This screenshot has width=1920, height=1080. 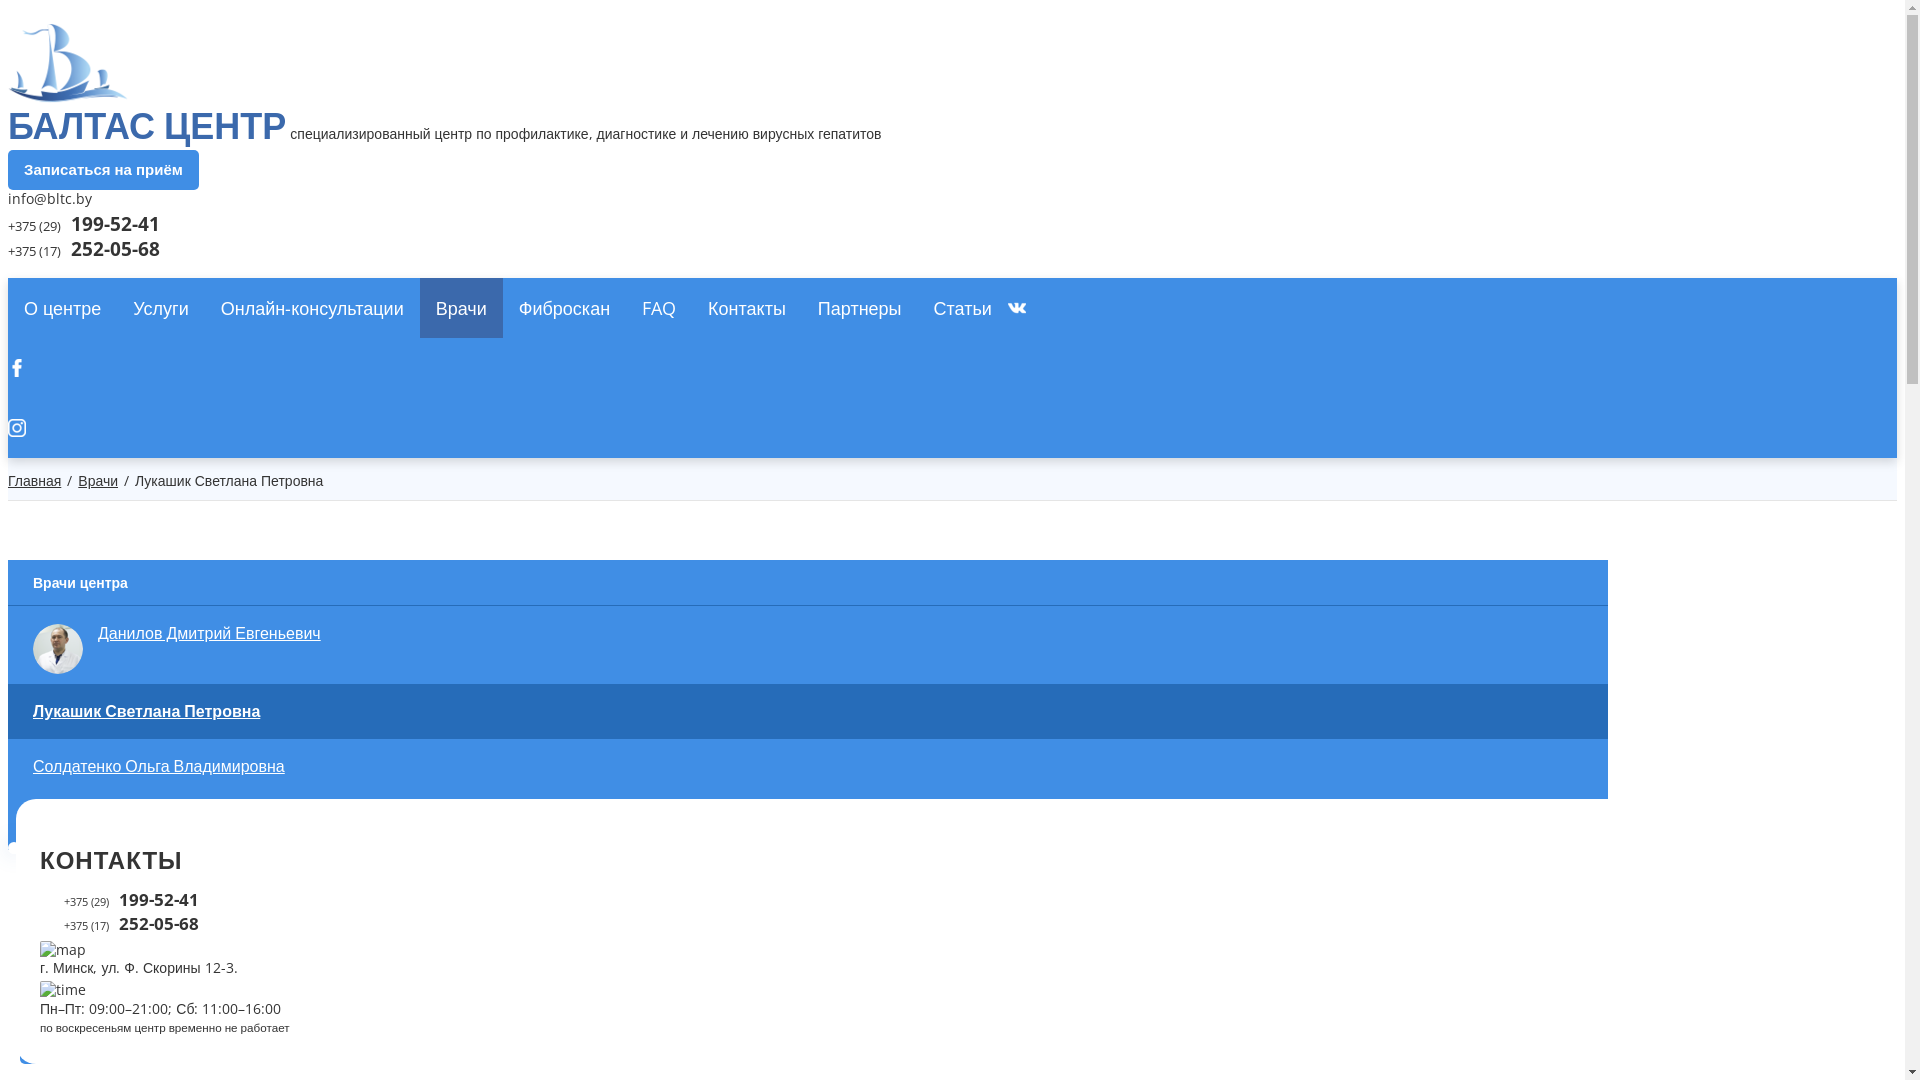 What do you see at coordinates (82, 224) in the screenshot?
I see `'+375 (29) 199-52-41'` at bounding box center [82, 224].